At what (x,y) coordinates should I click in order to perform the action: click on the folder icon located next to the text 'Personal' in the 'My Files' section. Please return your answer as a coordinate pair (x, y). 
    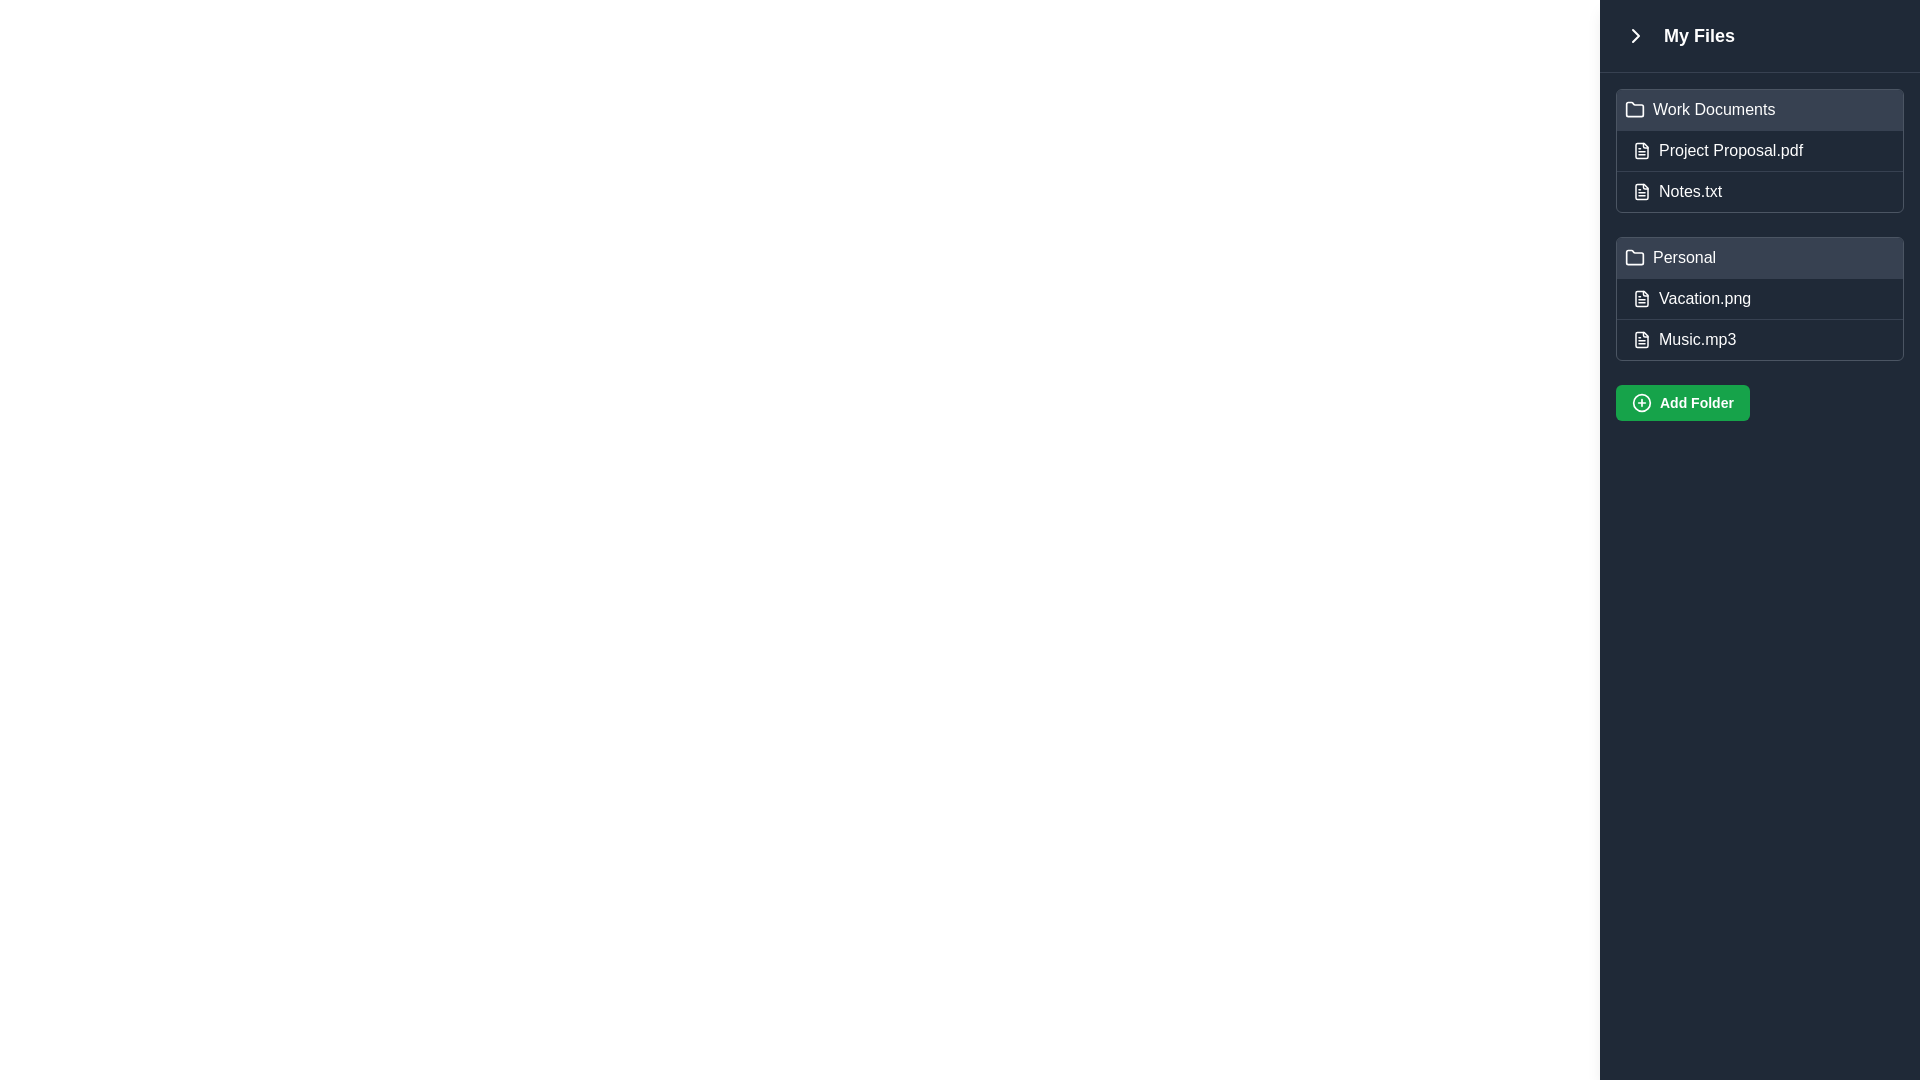
    Looking at the image, I should click on (1635, 257).